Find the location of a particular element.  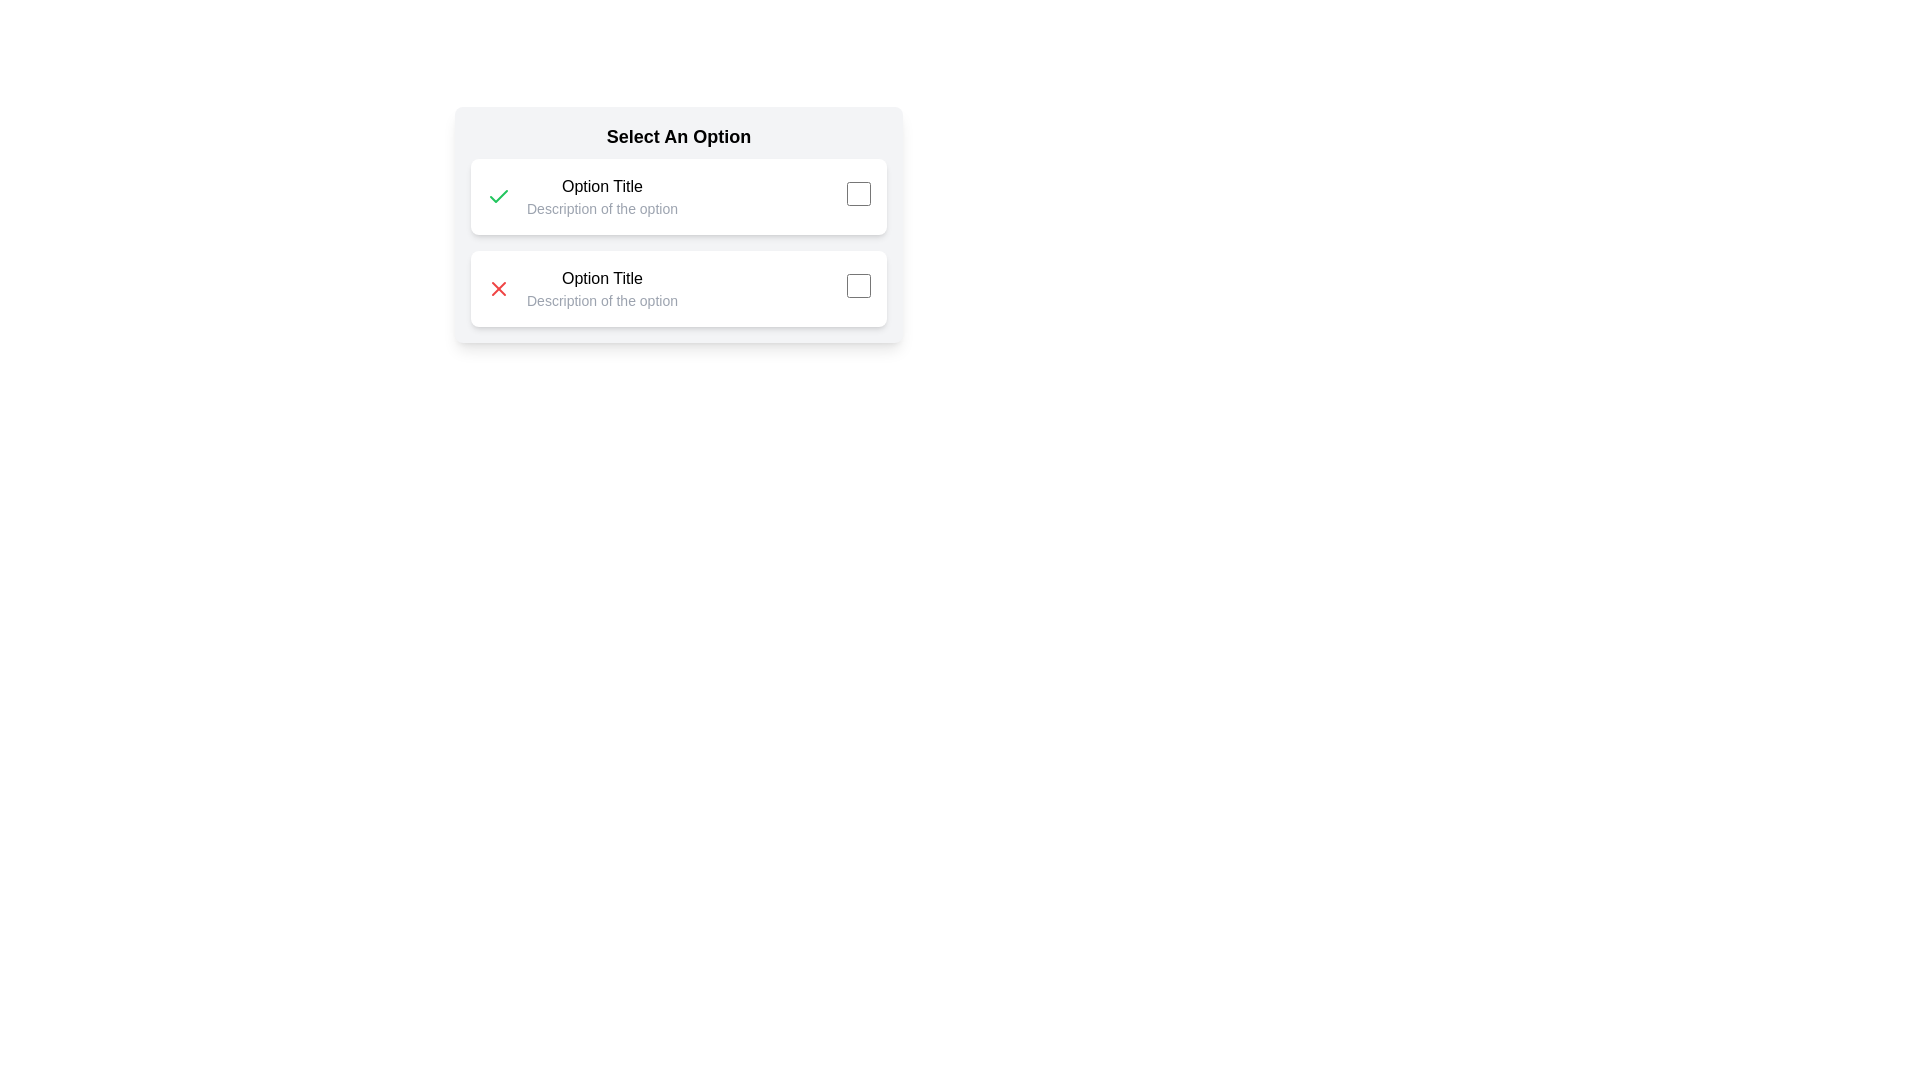

the checkbox located on the right side of the option block under the 'Select An Option' section is located at coordinates (859, 193).